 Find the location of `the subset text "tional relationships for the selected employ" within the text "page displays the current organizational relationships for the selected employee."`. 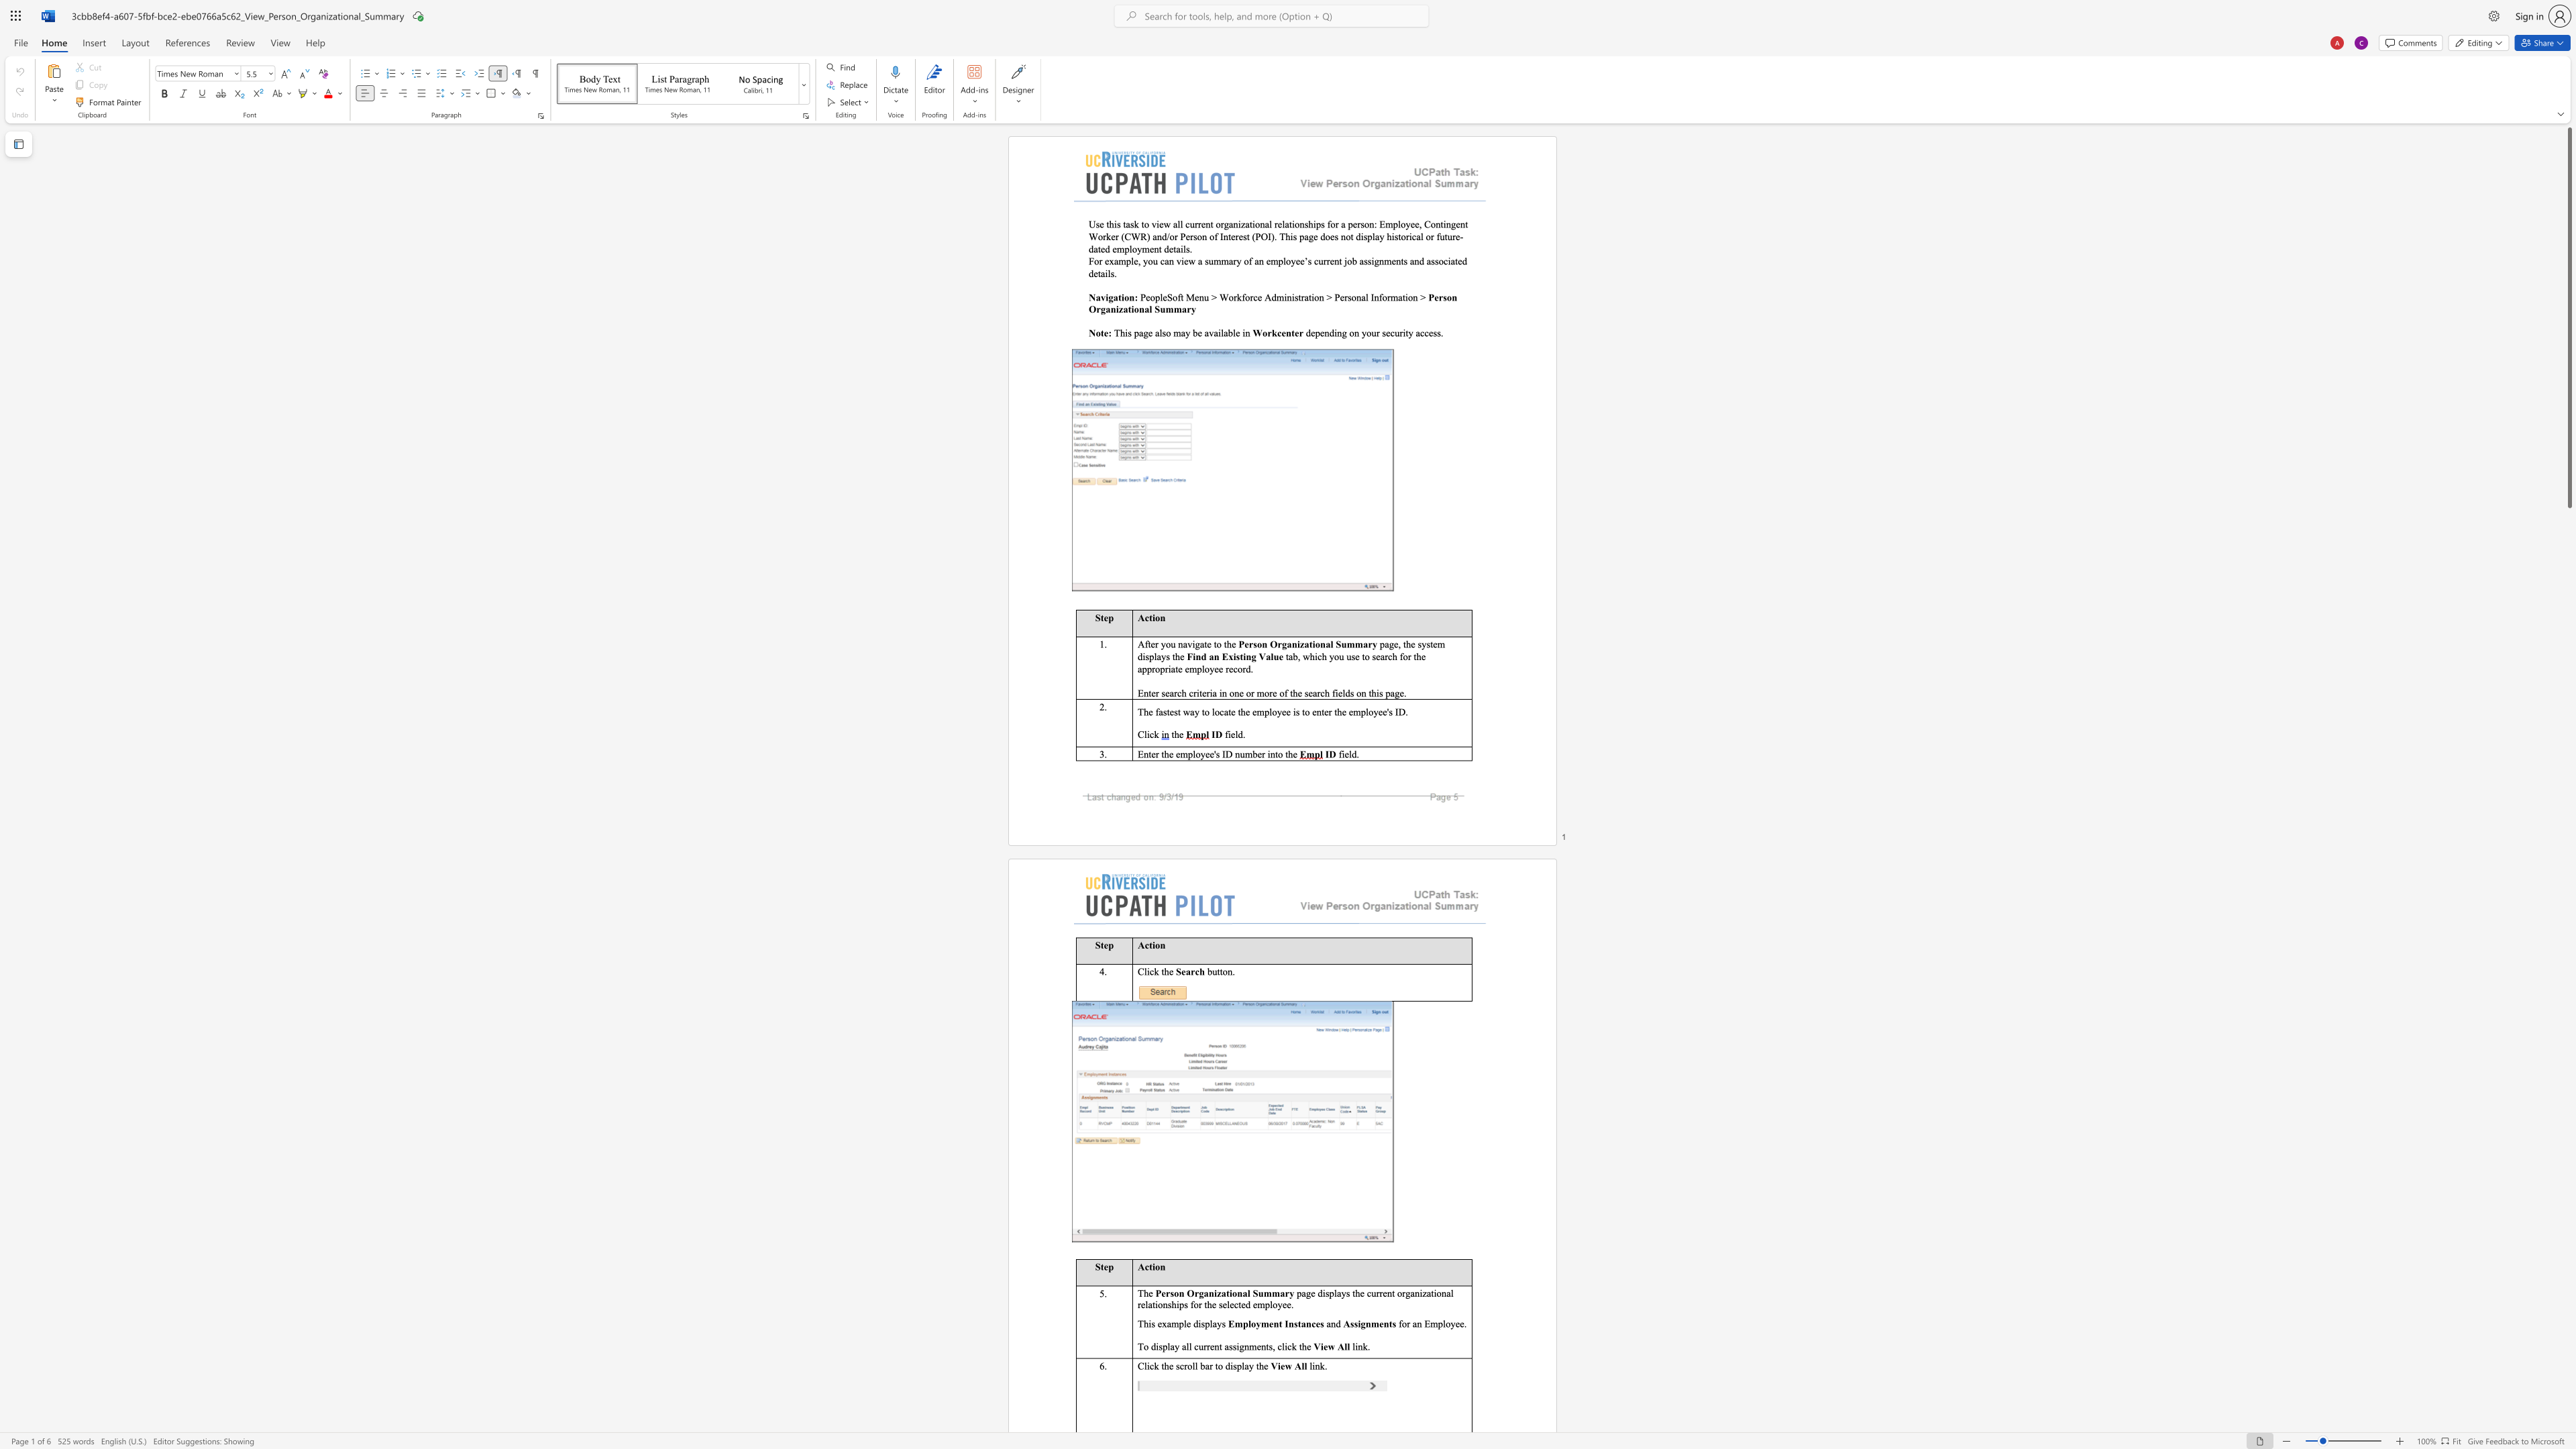

the subset text "tional relationships for the selected employ" within the text "page displays the current organizational relationships for the selected employee." is located at coordinates (1431, 1293).